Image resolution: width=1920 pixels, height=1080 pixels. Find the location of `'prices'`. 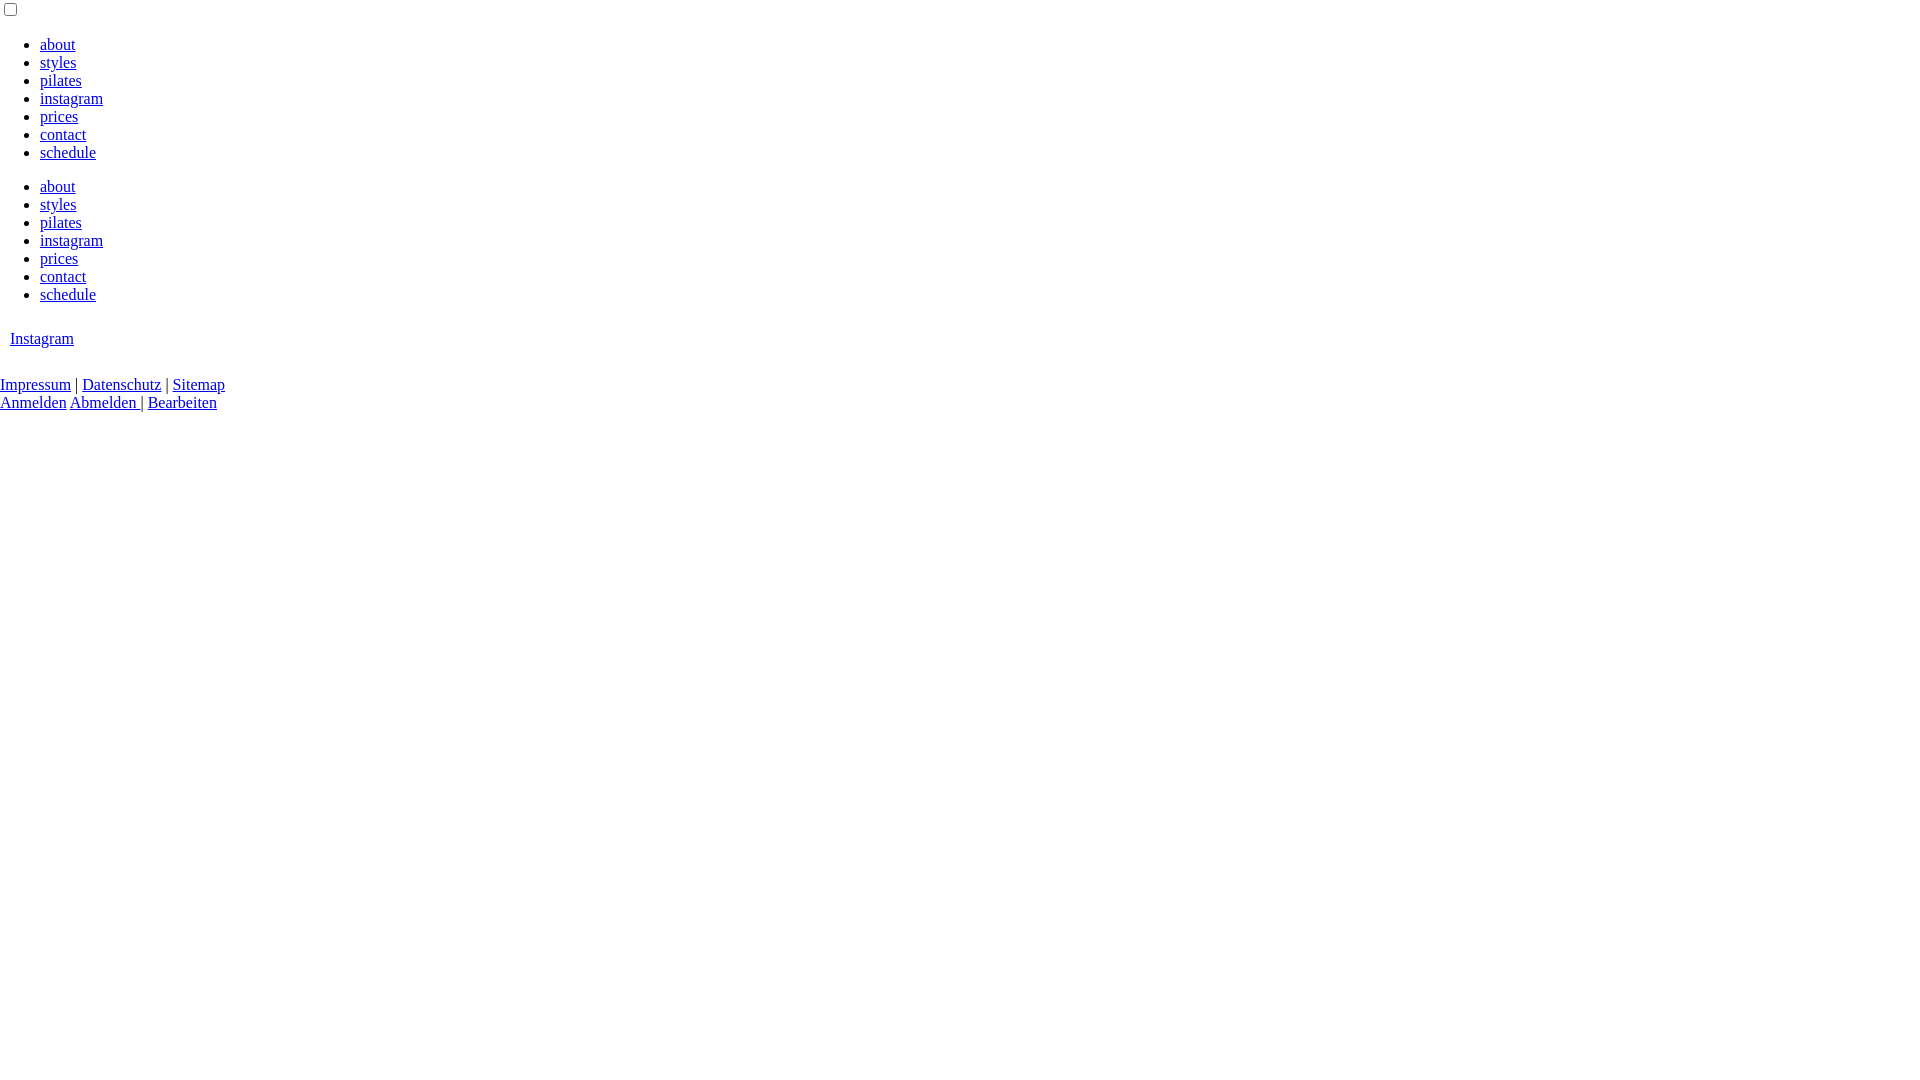

'prices' is located at coordinates (58, 257).